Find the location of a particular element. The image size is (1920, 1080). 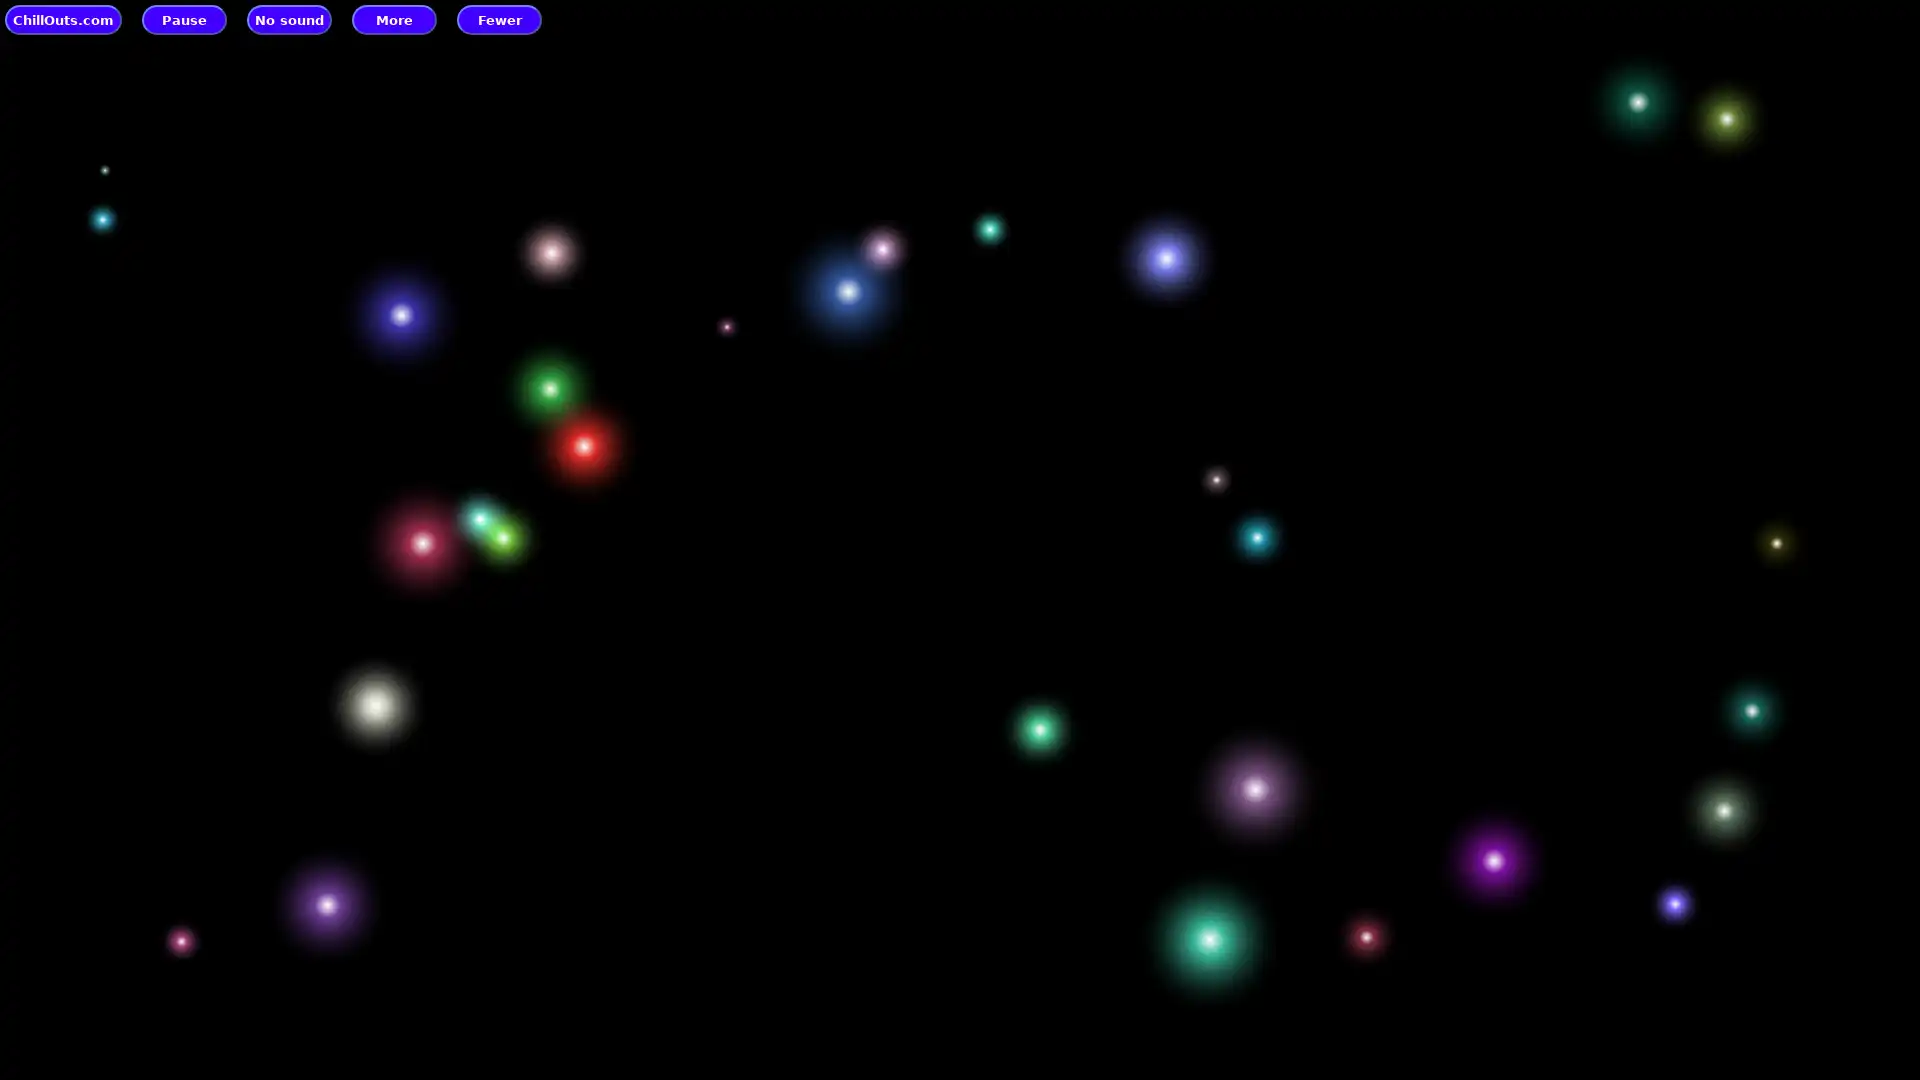

No sound is located at coordinates (288, 19).